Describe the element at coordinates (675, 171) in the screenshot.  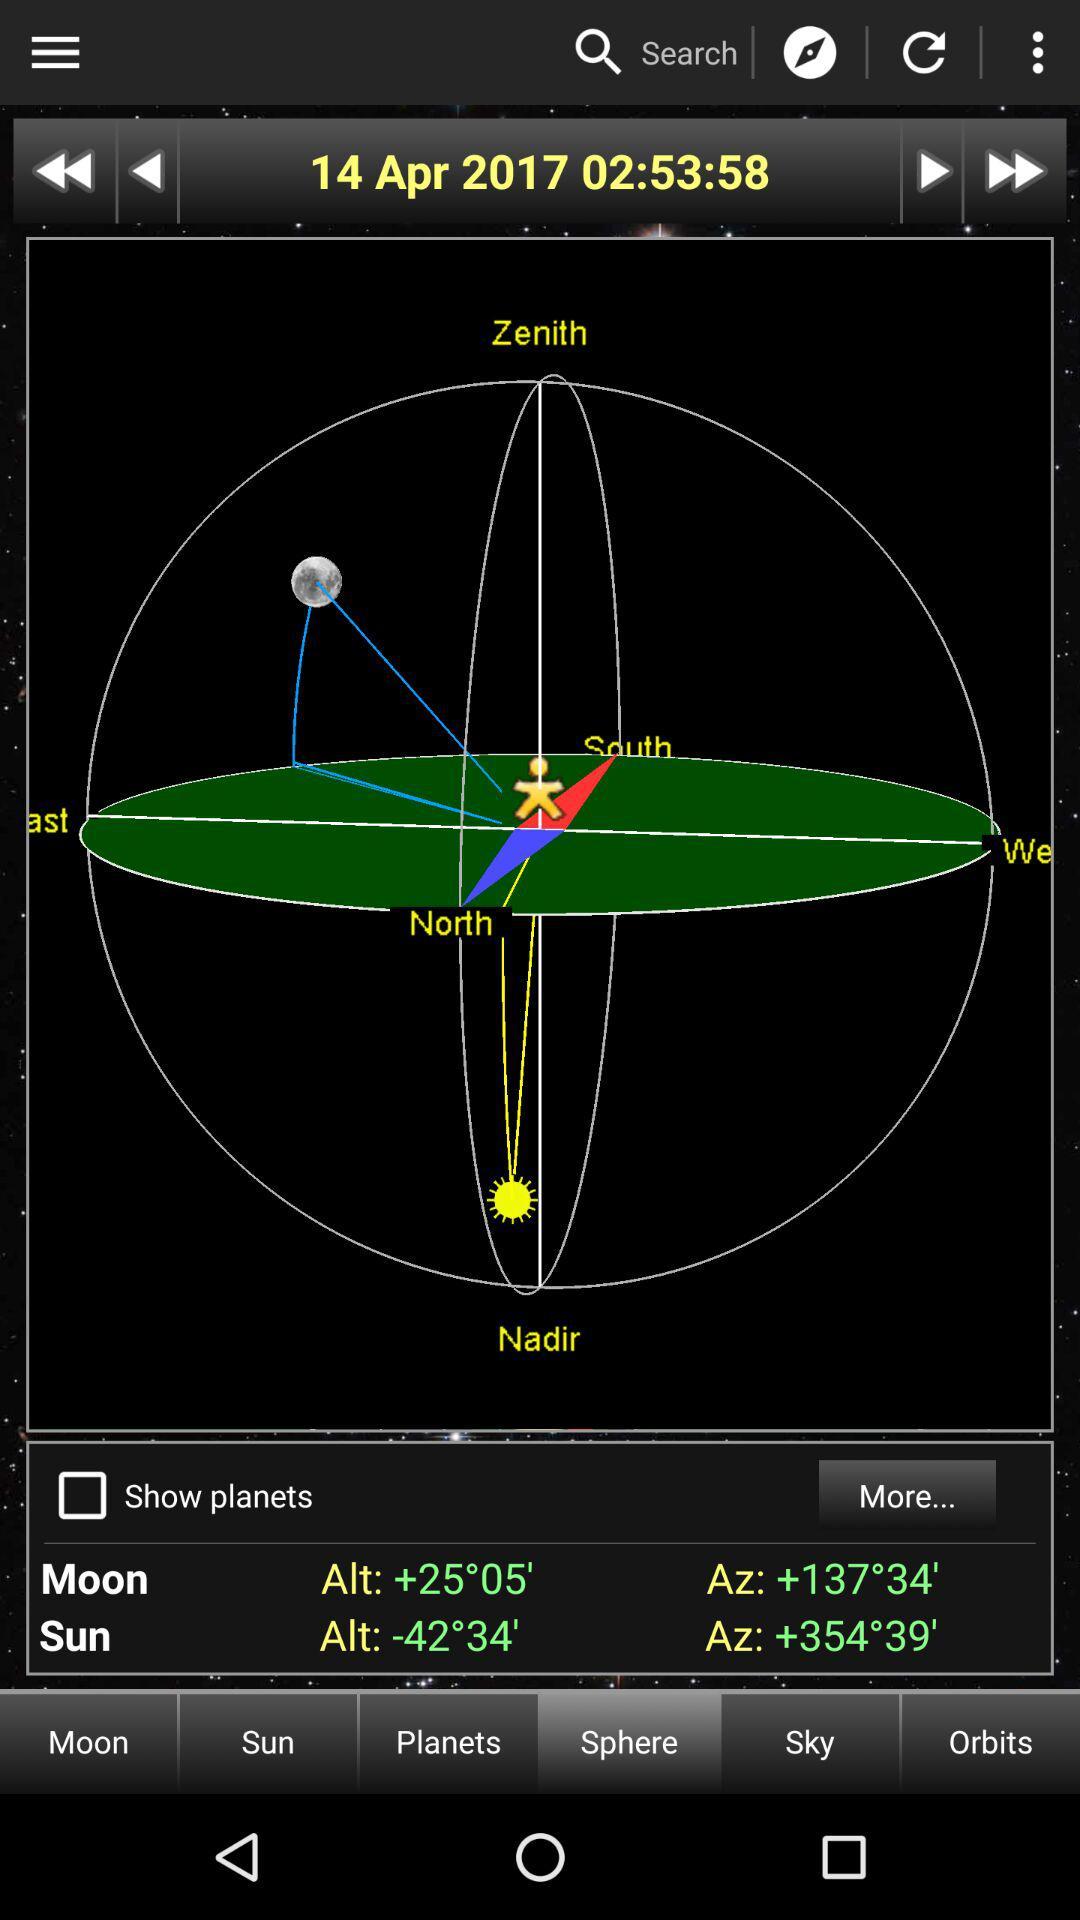
I see `the icon next to 14 apr 2017  item` at that location.